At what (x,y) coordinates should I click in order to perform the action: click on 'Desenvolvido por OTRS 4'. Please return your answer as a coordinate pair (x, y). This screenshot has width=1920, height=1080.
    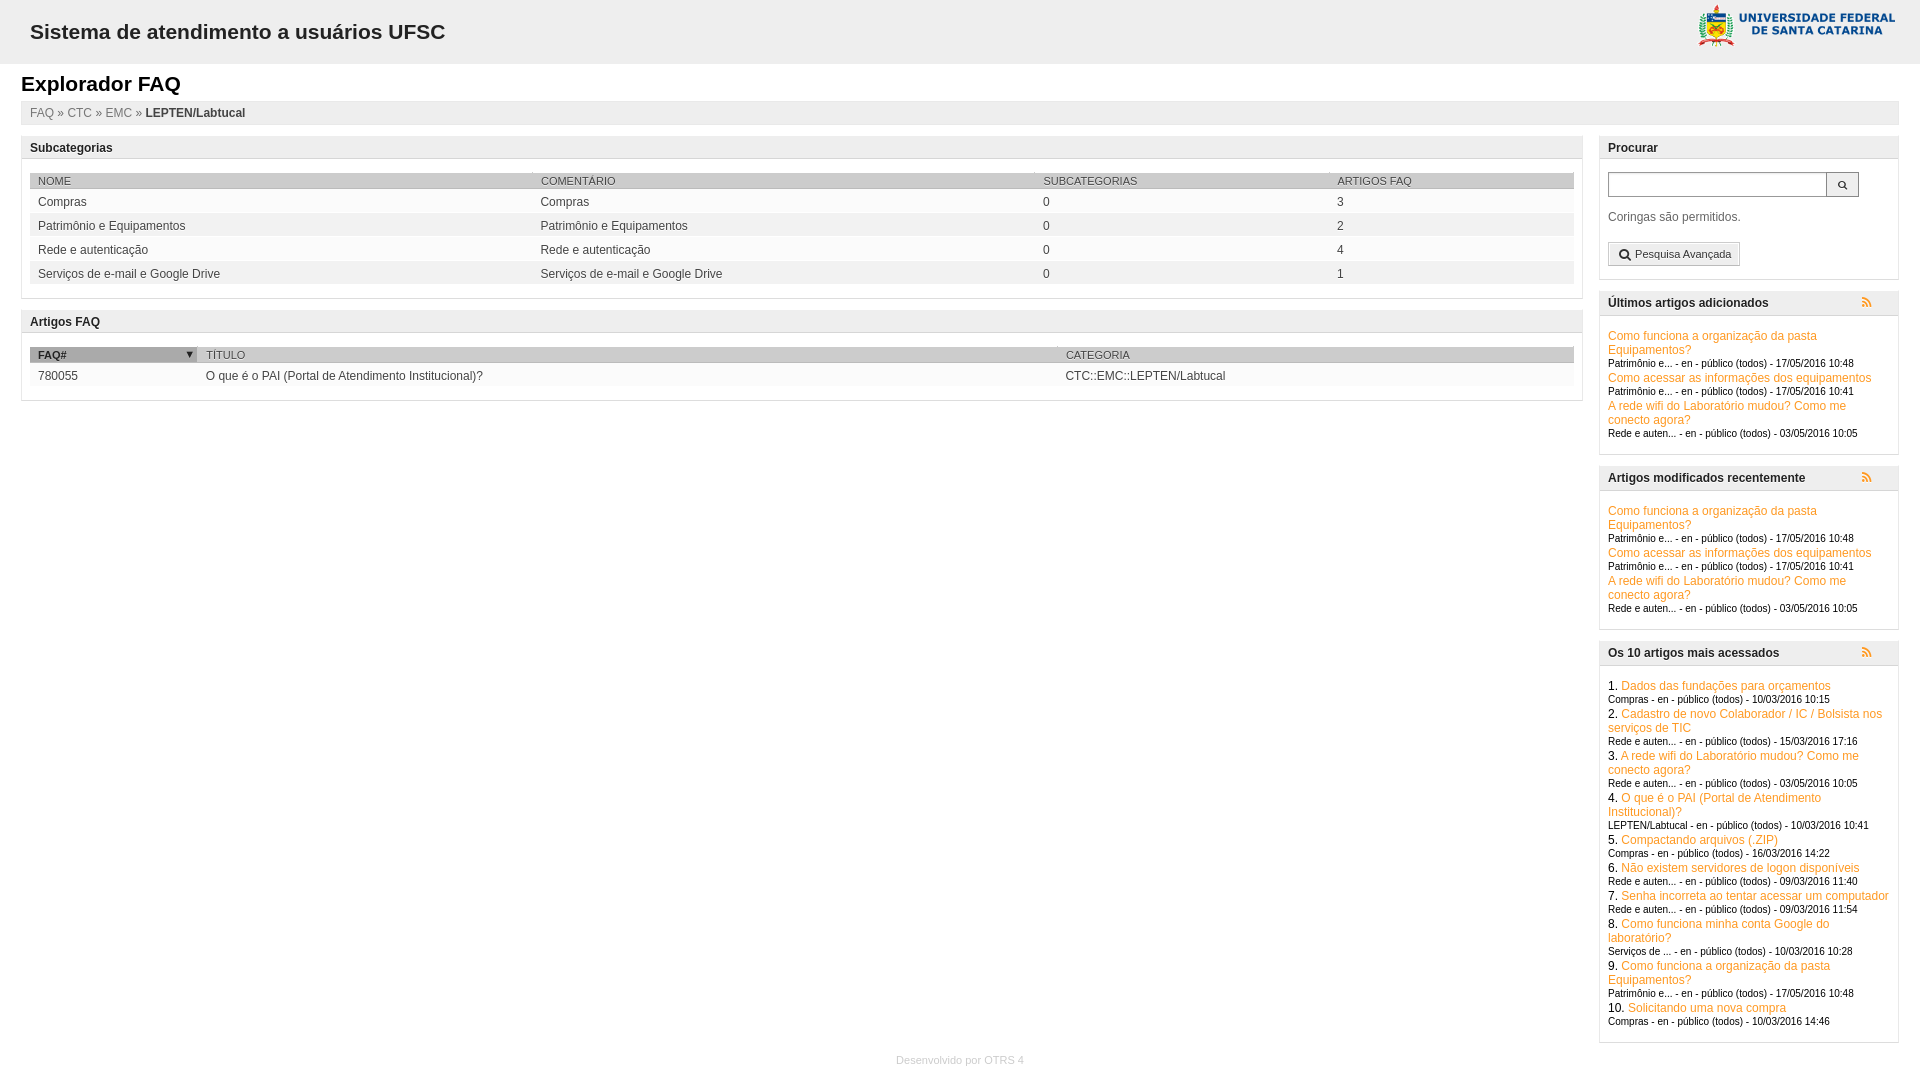
    Looking at the image, I should click on (960, 1059).